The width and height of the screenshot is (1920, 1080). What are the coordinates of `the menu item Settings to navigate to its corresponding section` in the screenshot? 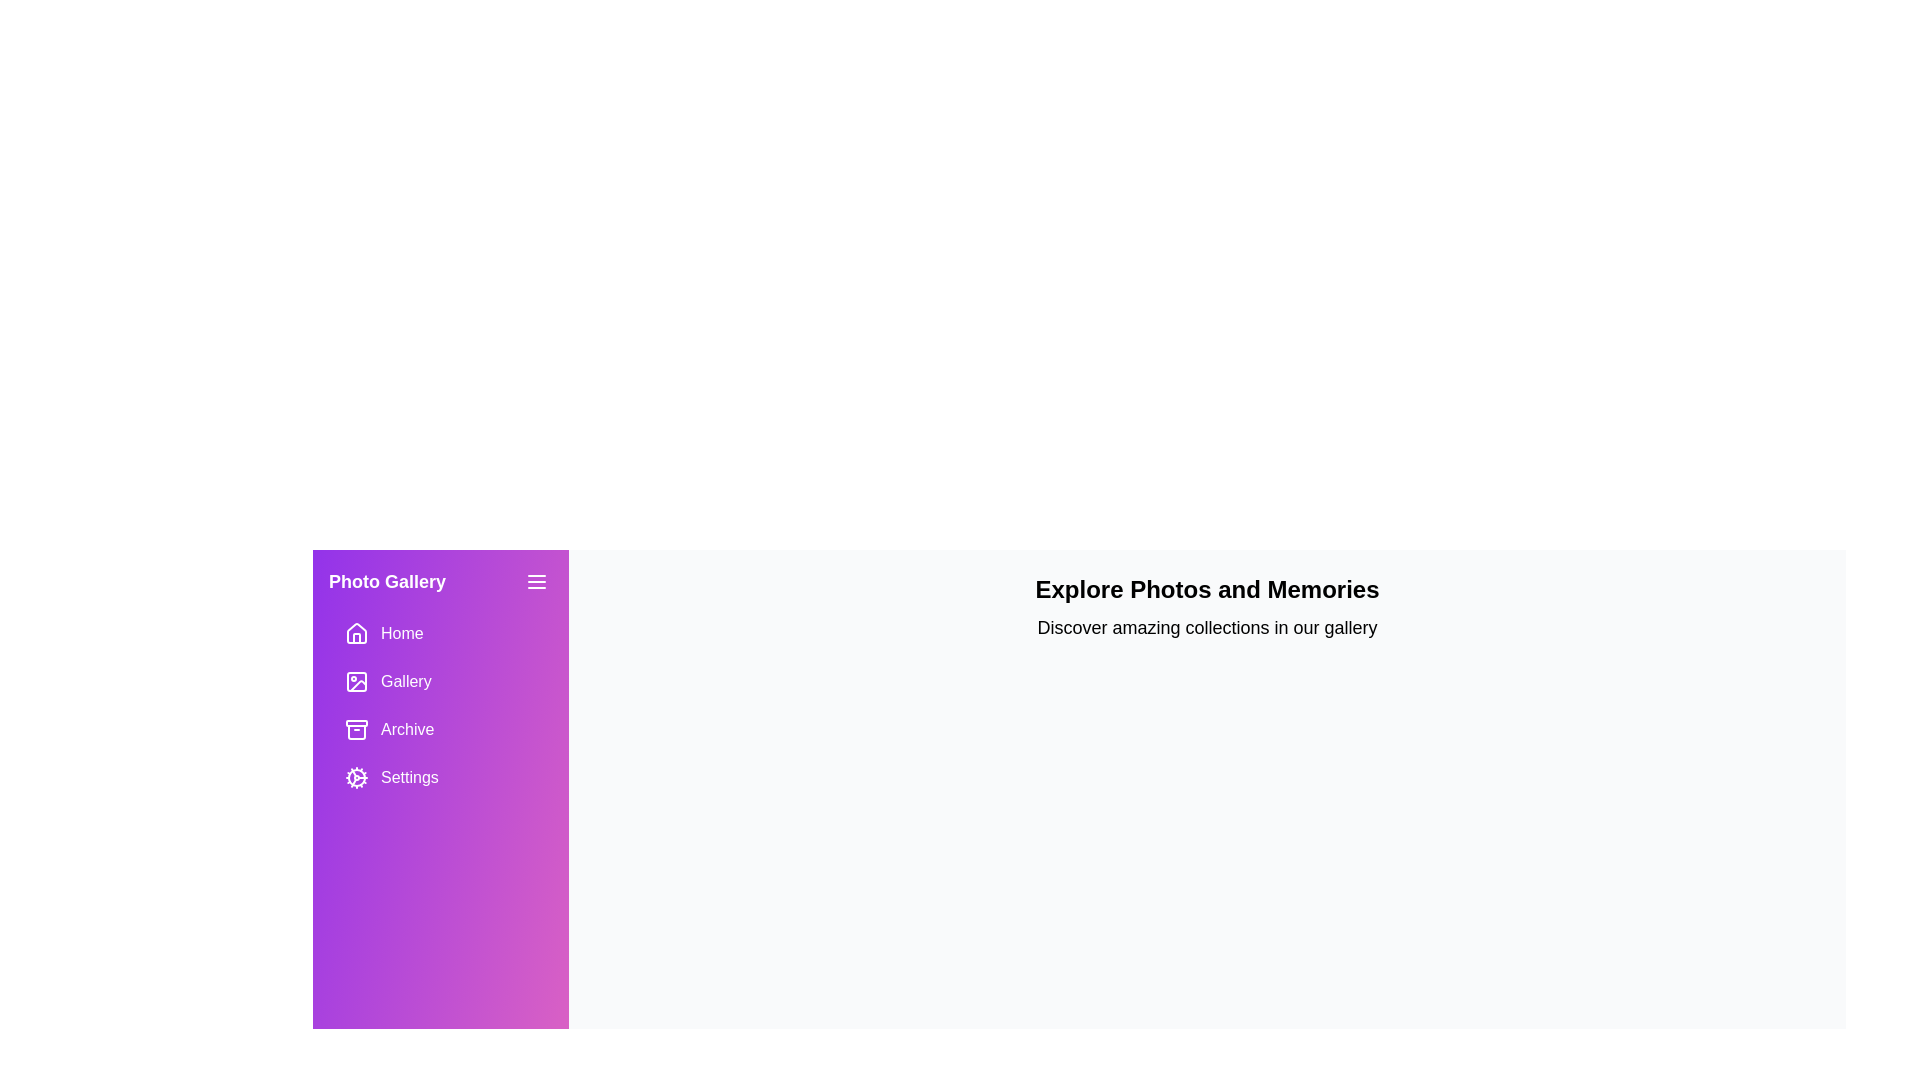 It's located at (440, 777).